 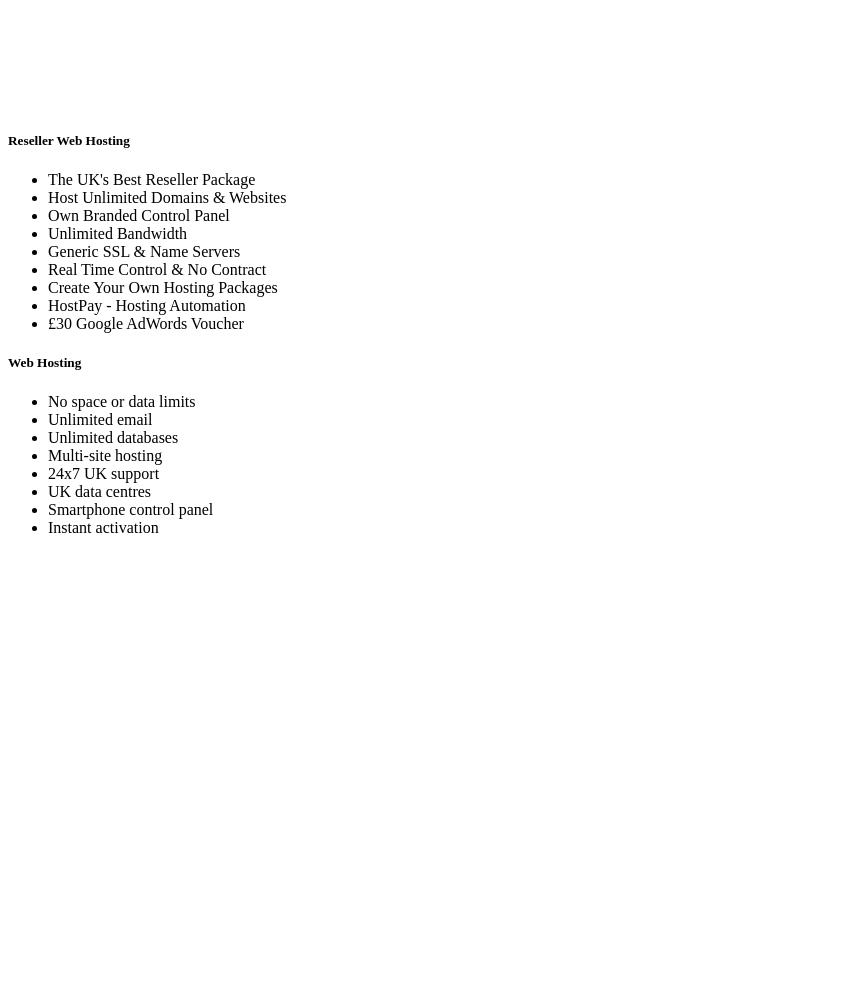 What do you see at coordinates (167, 195) in the screenshot?
I see `'Host Unlimited Domains &  Websites'` at bounding box center [167, 195].